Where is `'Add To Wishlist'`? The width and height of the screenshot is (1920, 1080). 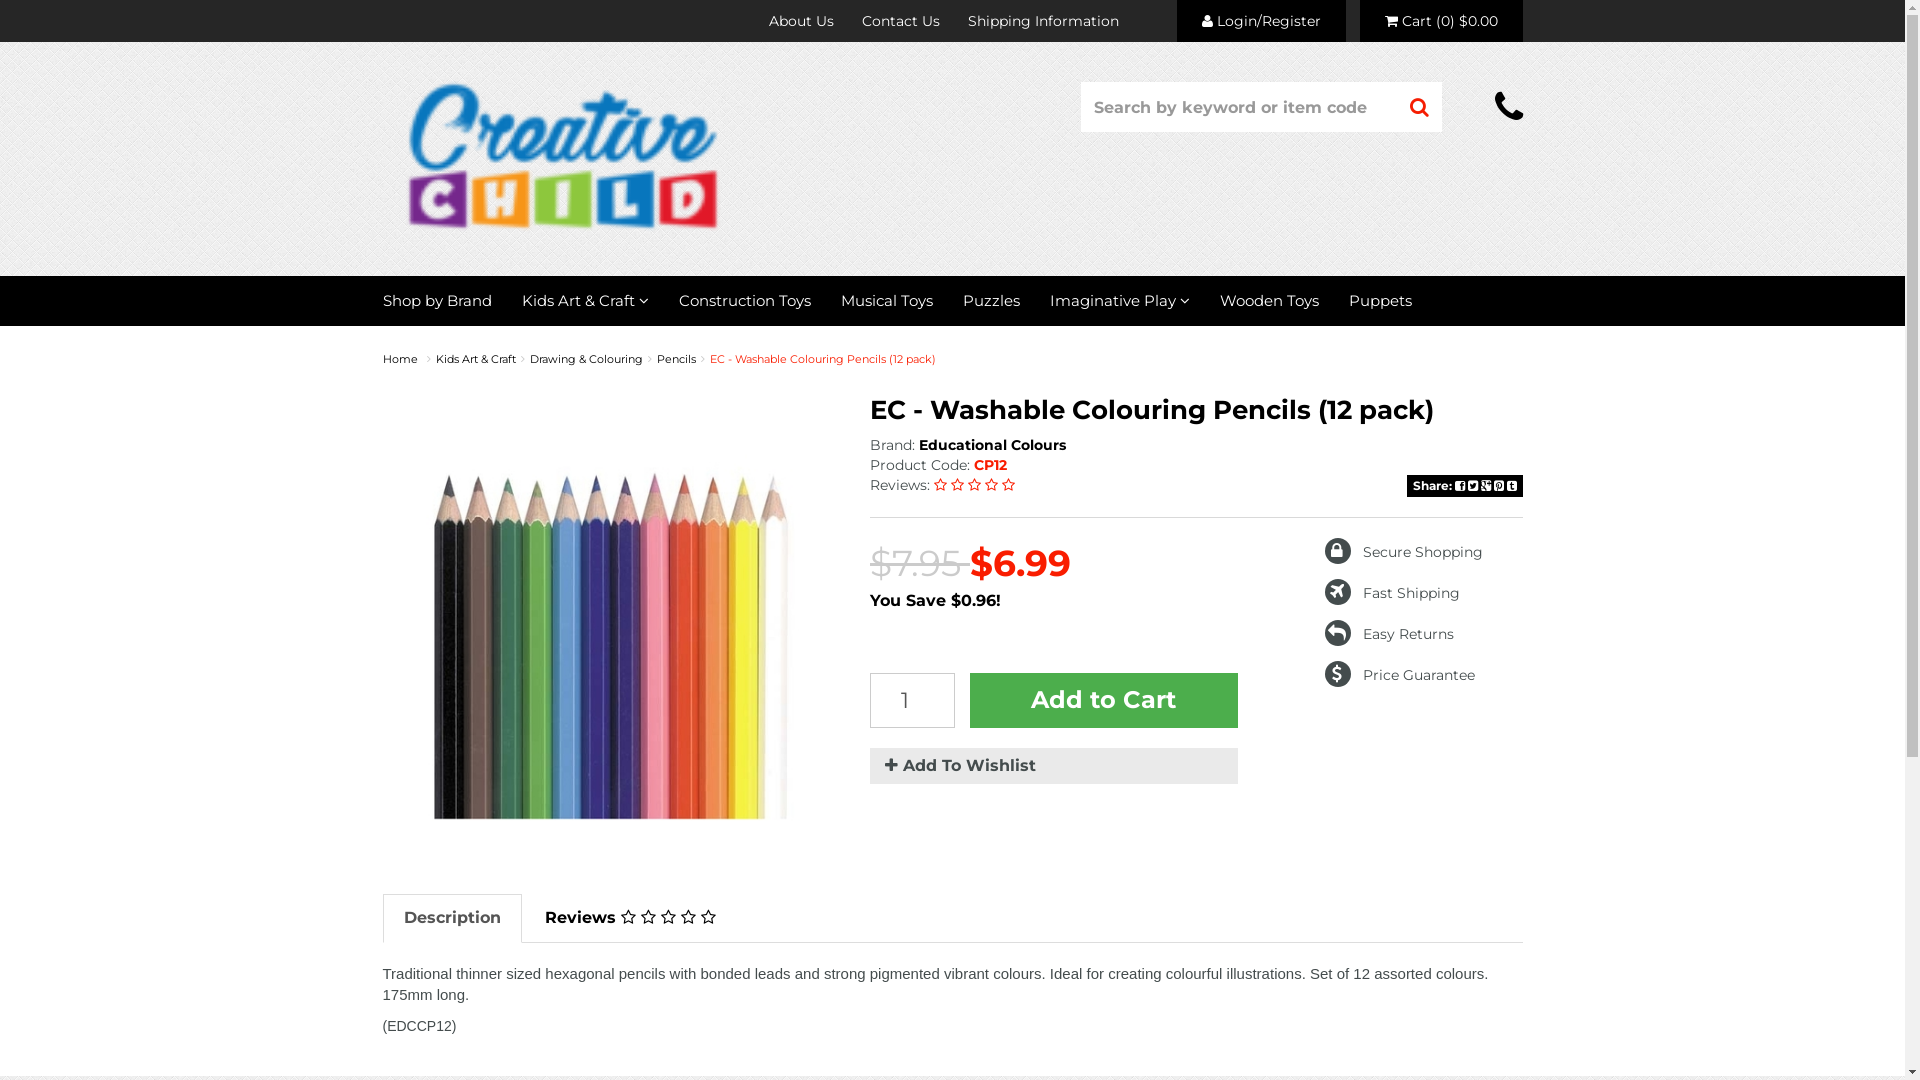
'Add To Wishlist' is located at coordinates (1053, 765).